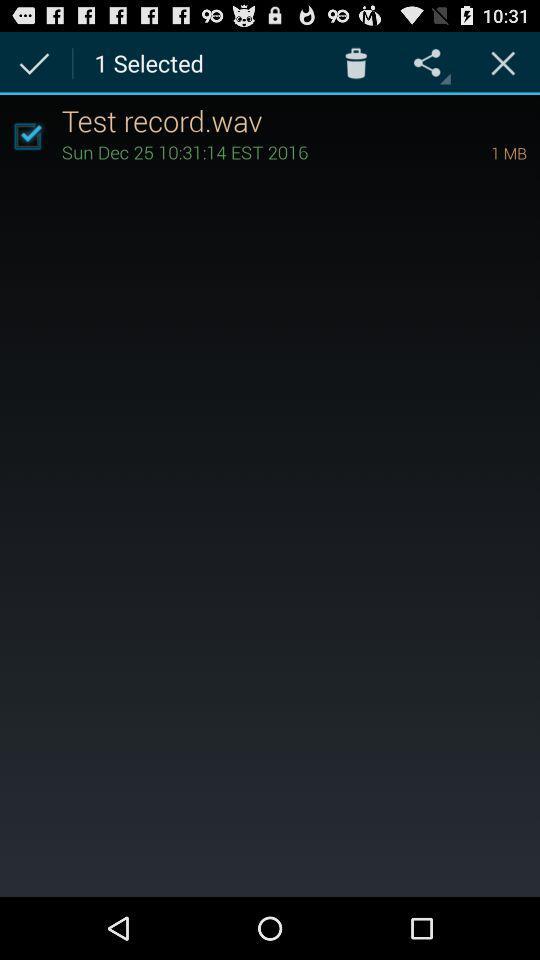 Image resolution: width=540 pixels, height=960 pixels. I want to click on 1 mb icon, so click(480, 151).